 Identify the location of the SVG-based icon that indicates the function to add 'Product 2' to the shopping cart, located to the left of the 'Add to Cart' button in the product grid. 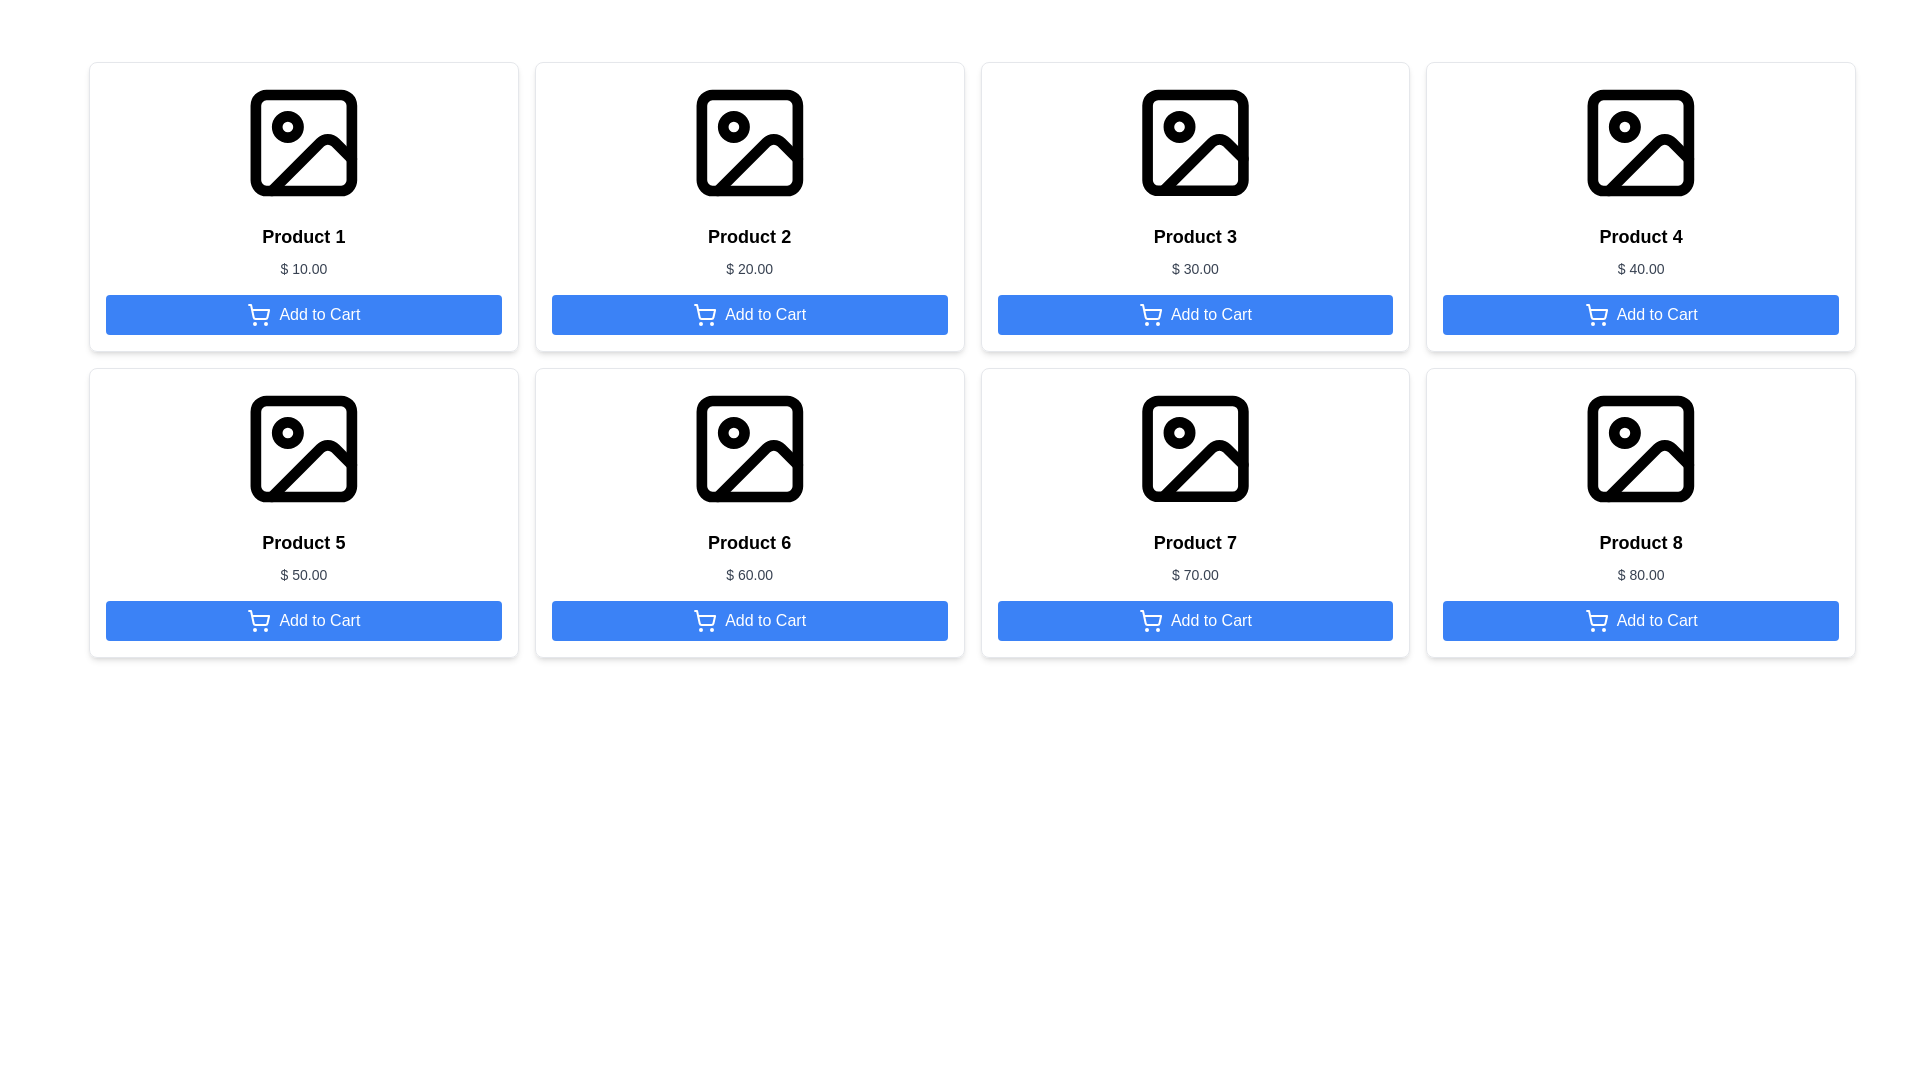
(705, 315).